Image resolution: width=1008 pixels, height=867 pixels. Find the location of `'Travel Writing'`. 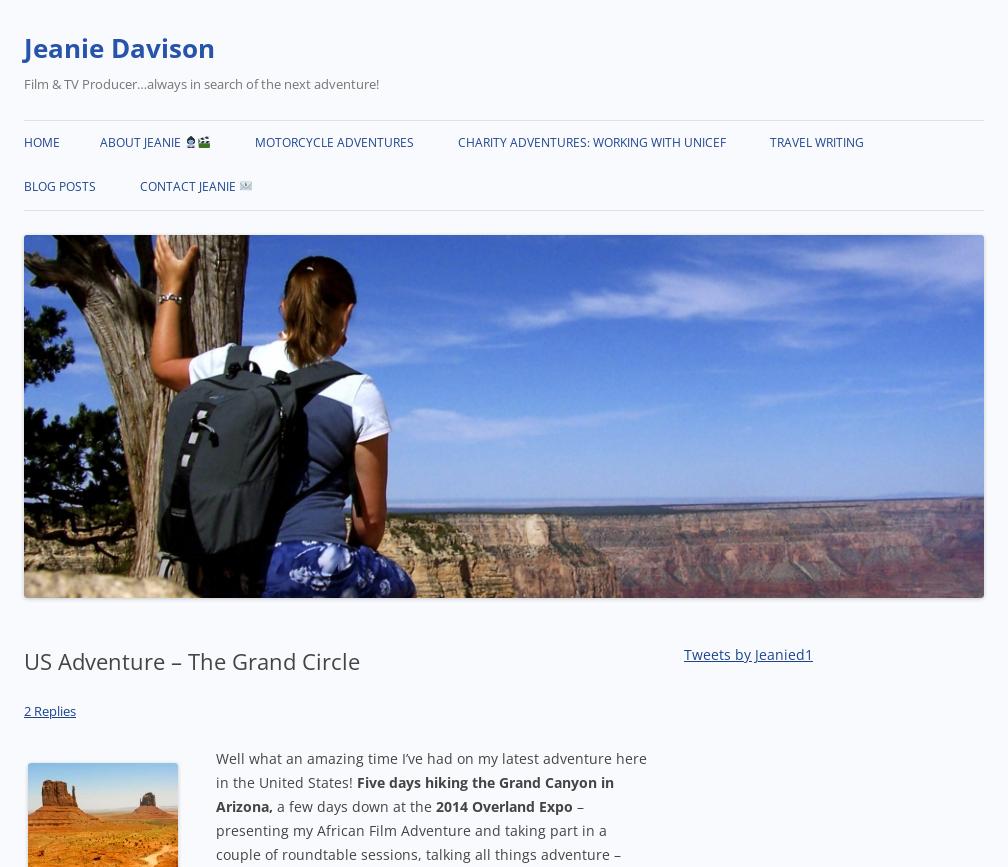

'Travel Writing' is located at coordinates (816, 142).